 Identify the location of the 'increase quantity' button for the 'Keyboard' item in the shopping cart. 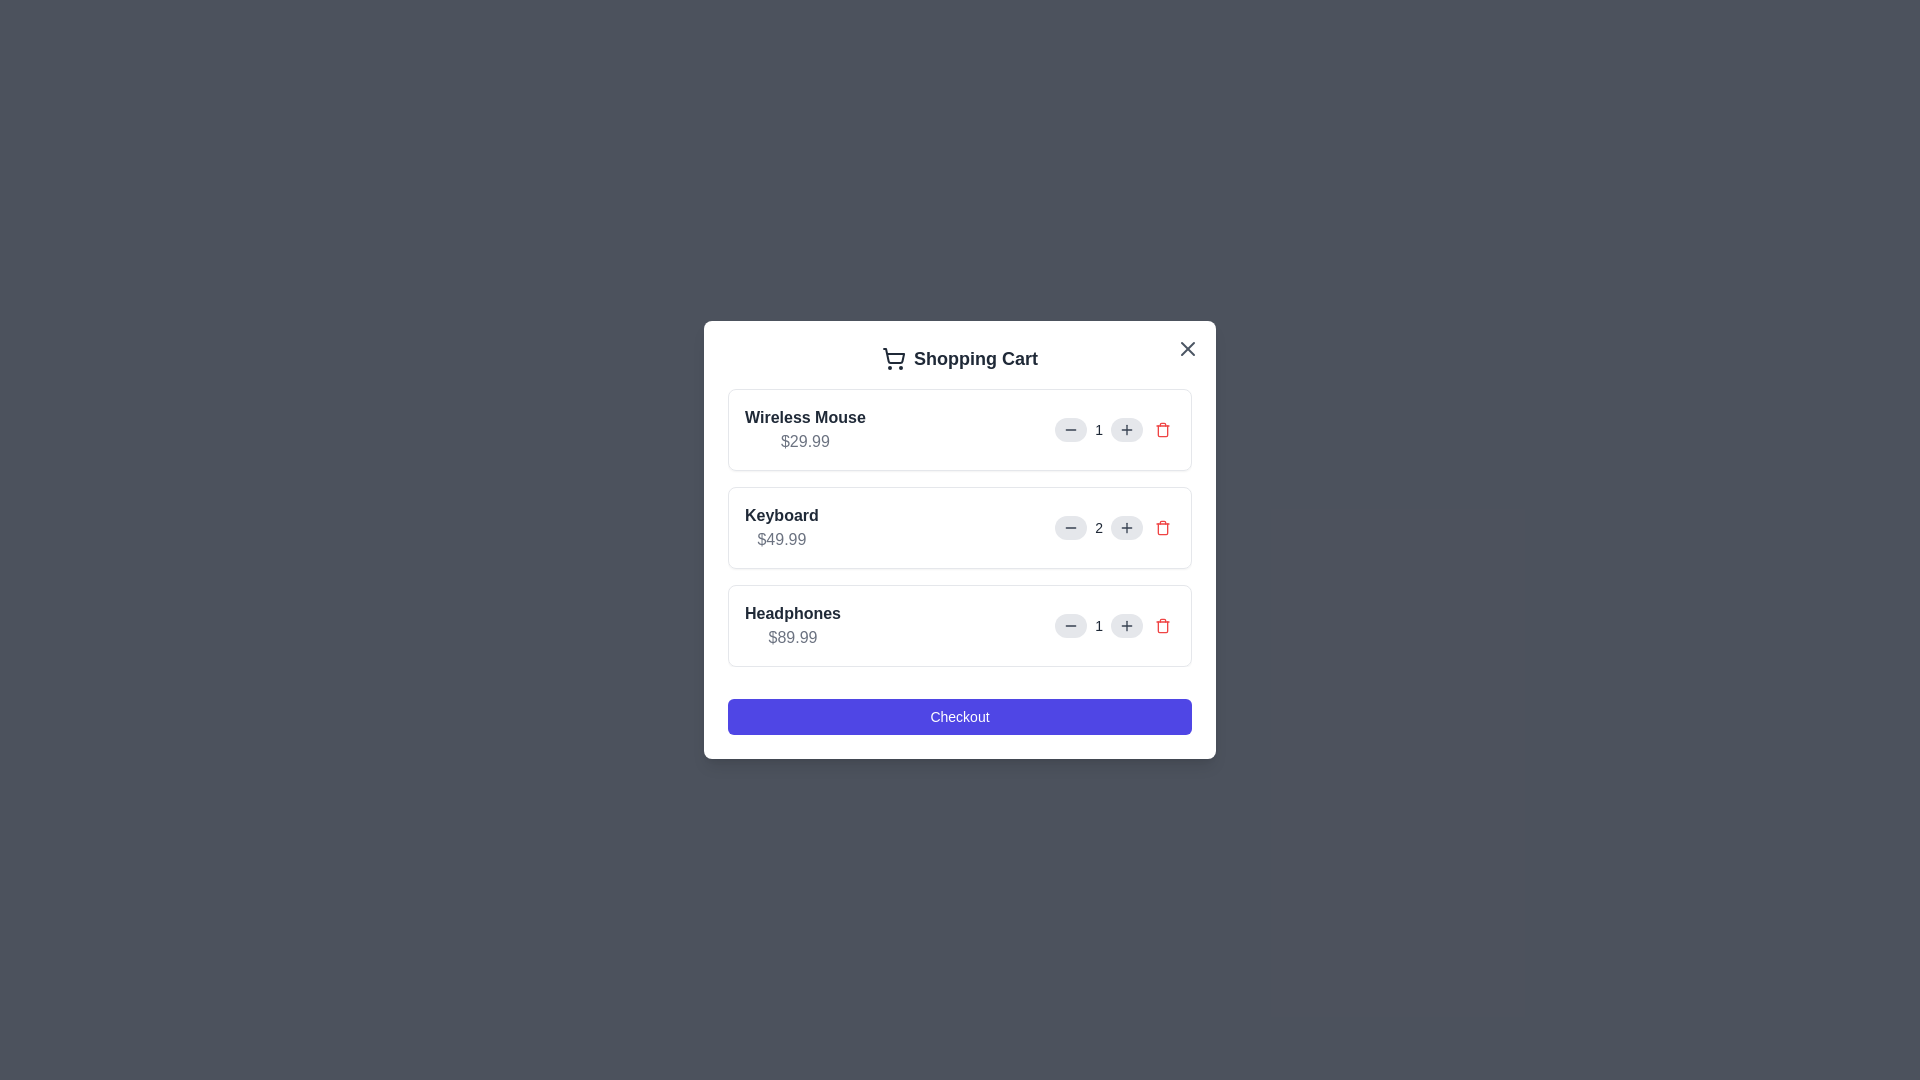
(1127, 527).